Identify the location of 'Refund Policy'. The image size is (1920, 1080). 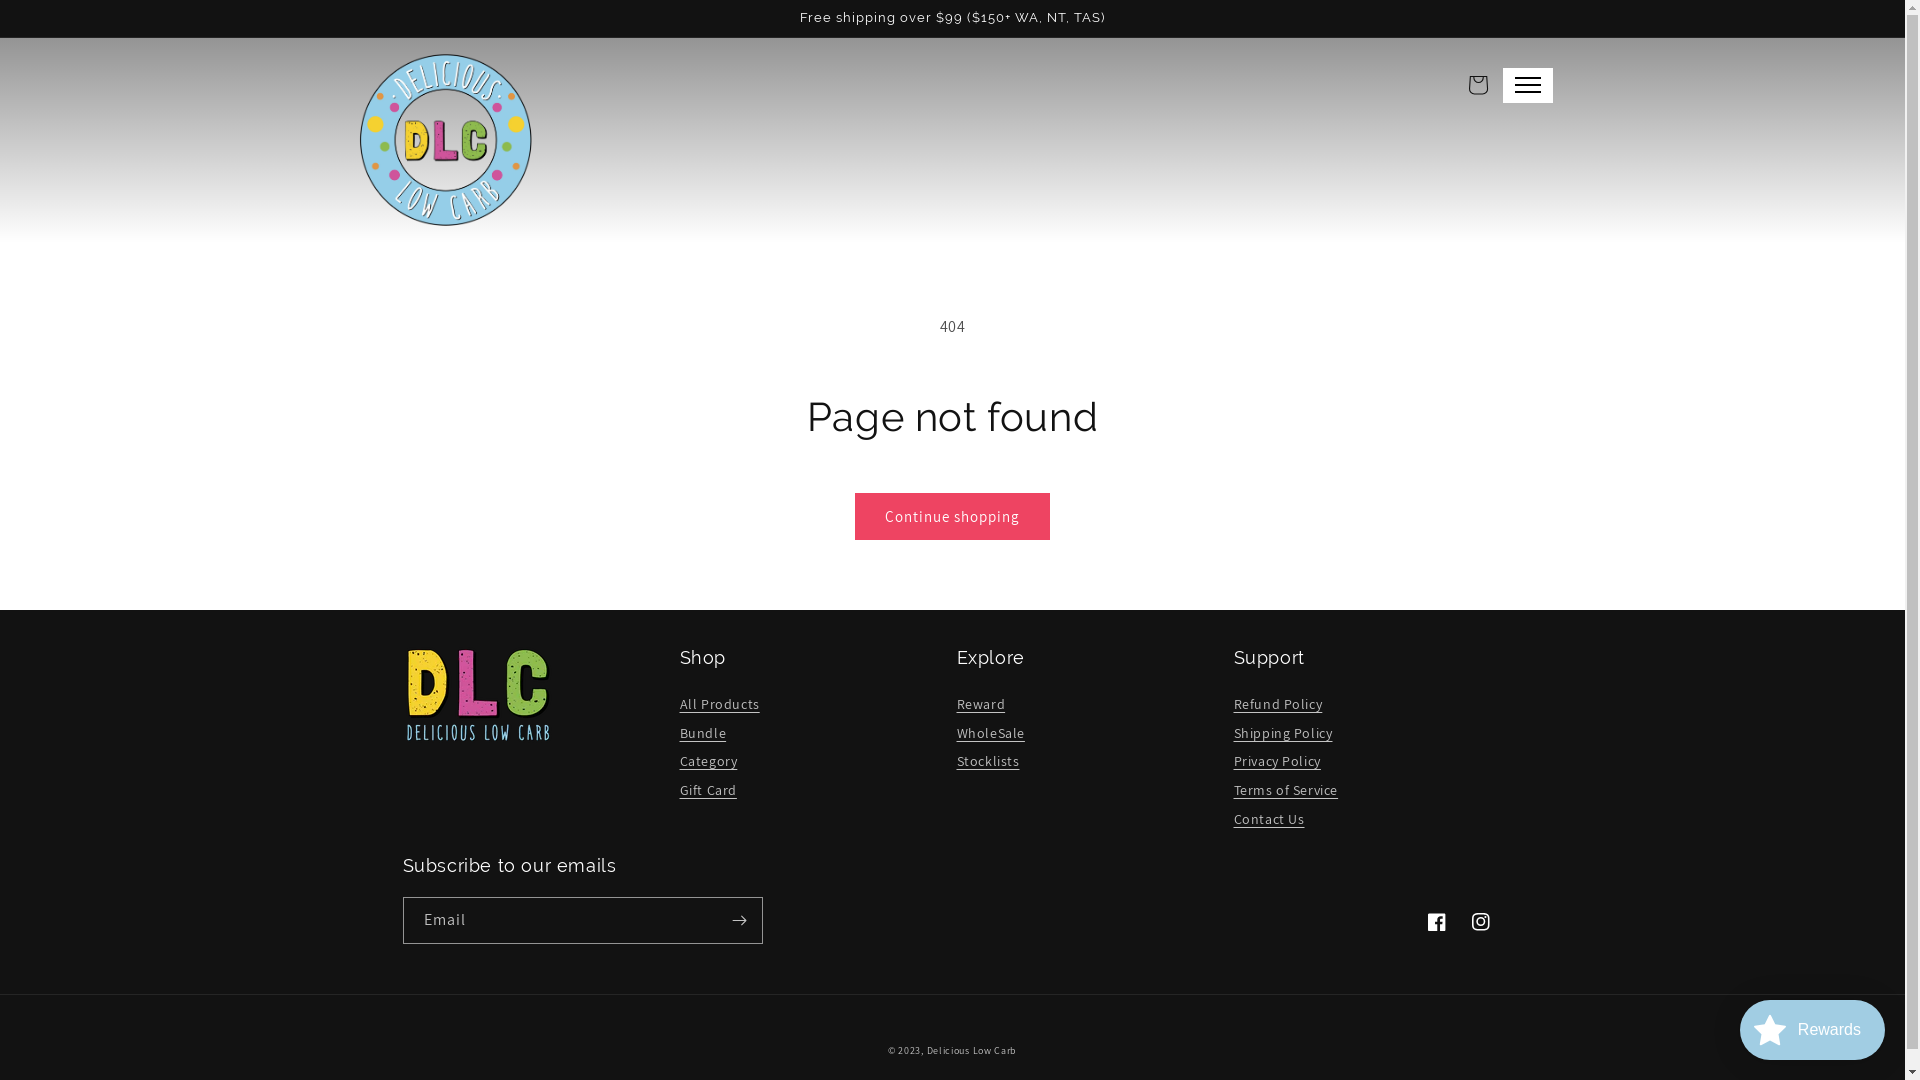
(1277, 703).